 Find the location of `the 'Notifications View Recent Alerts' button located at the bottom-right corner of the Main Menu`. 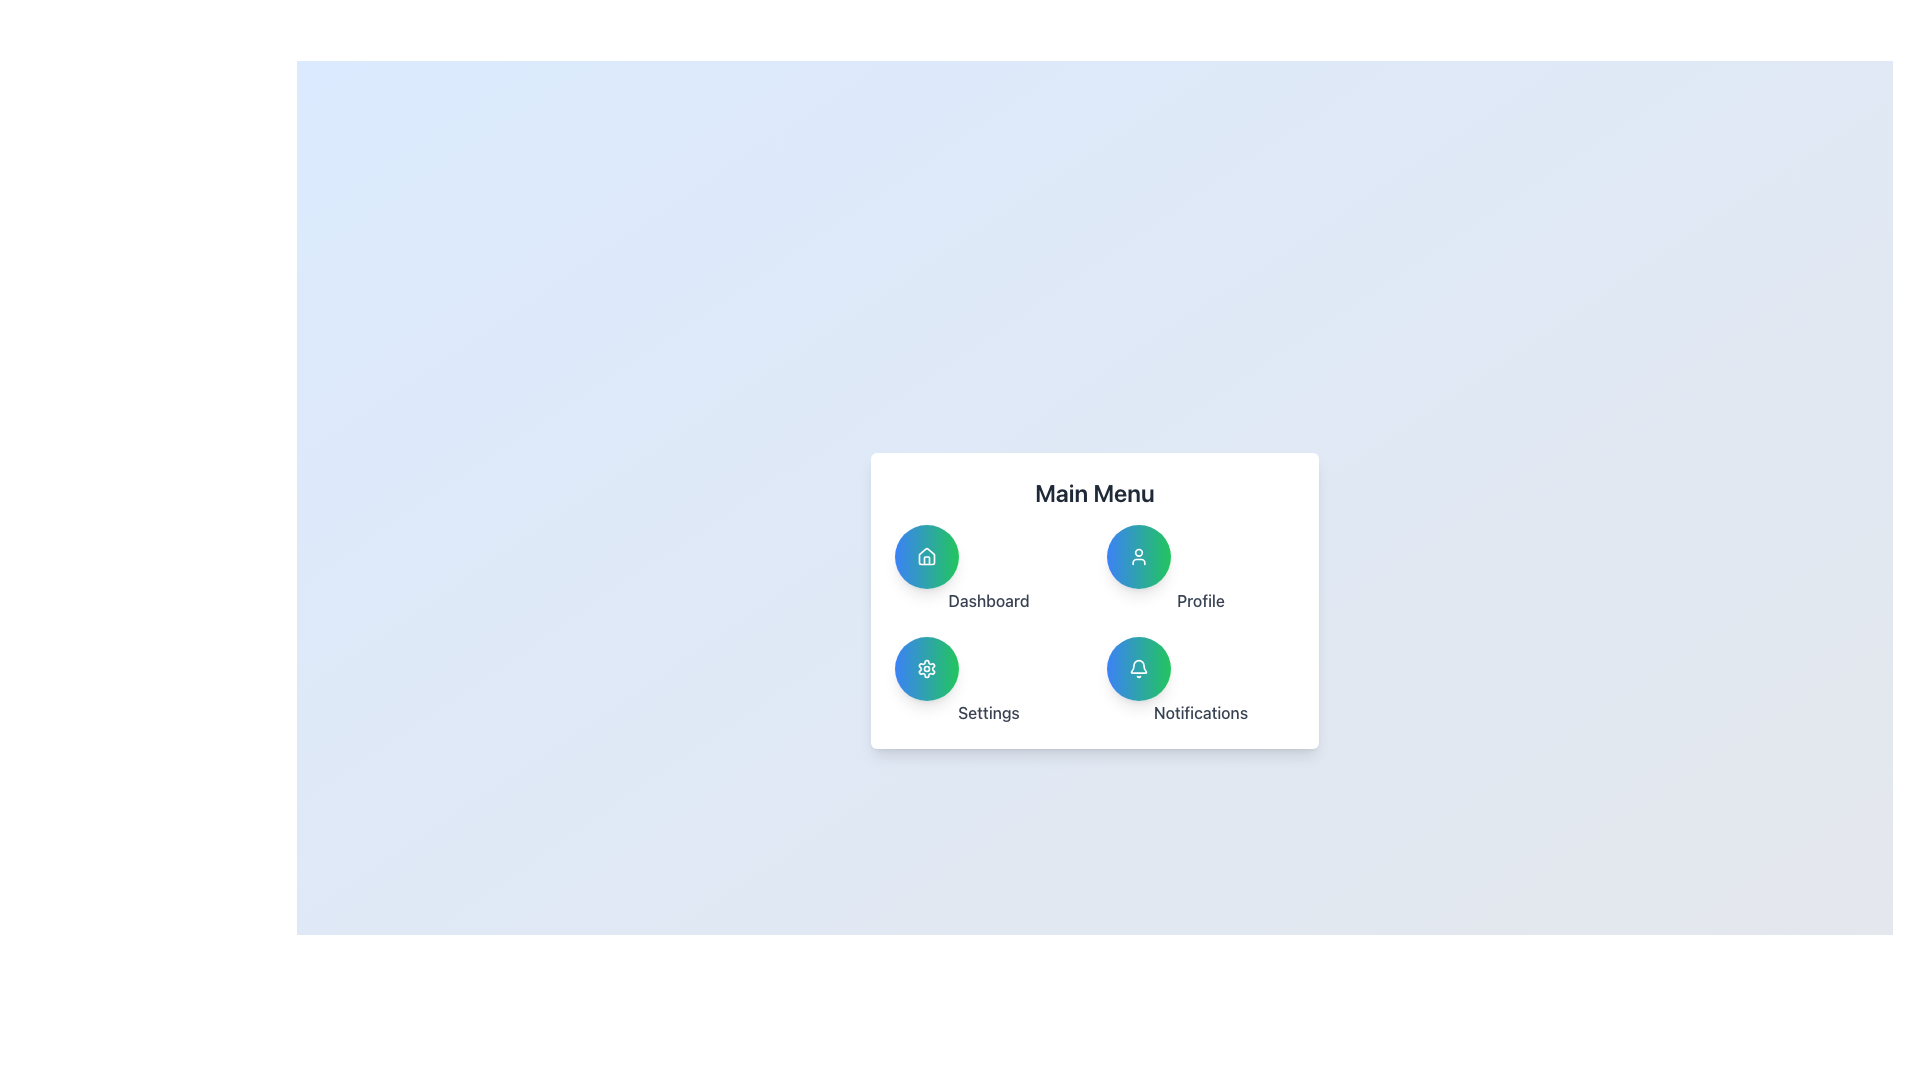

the 'Notifications View Recent Alerts' button located at the bottom-right corner of the Main Menu is located at coordinates (1138, 668).